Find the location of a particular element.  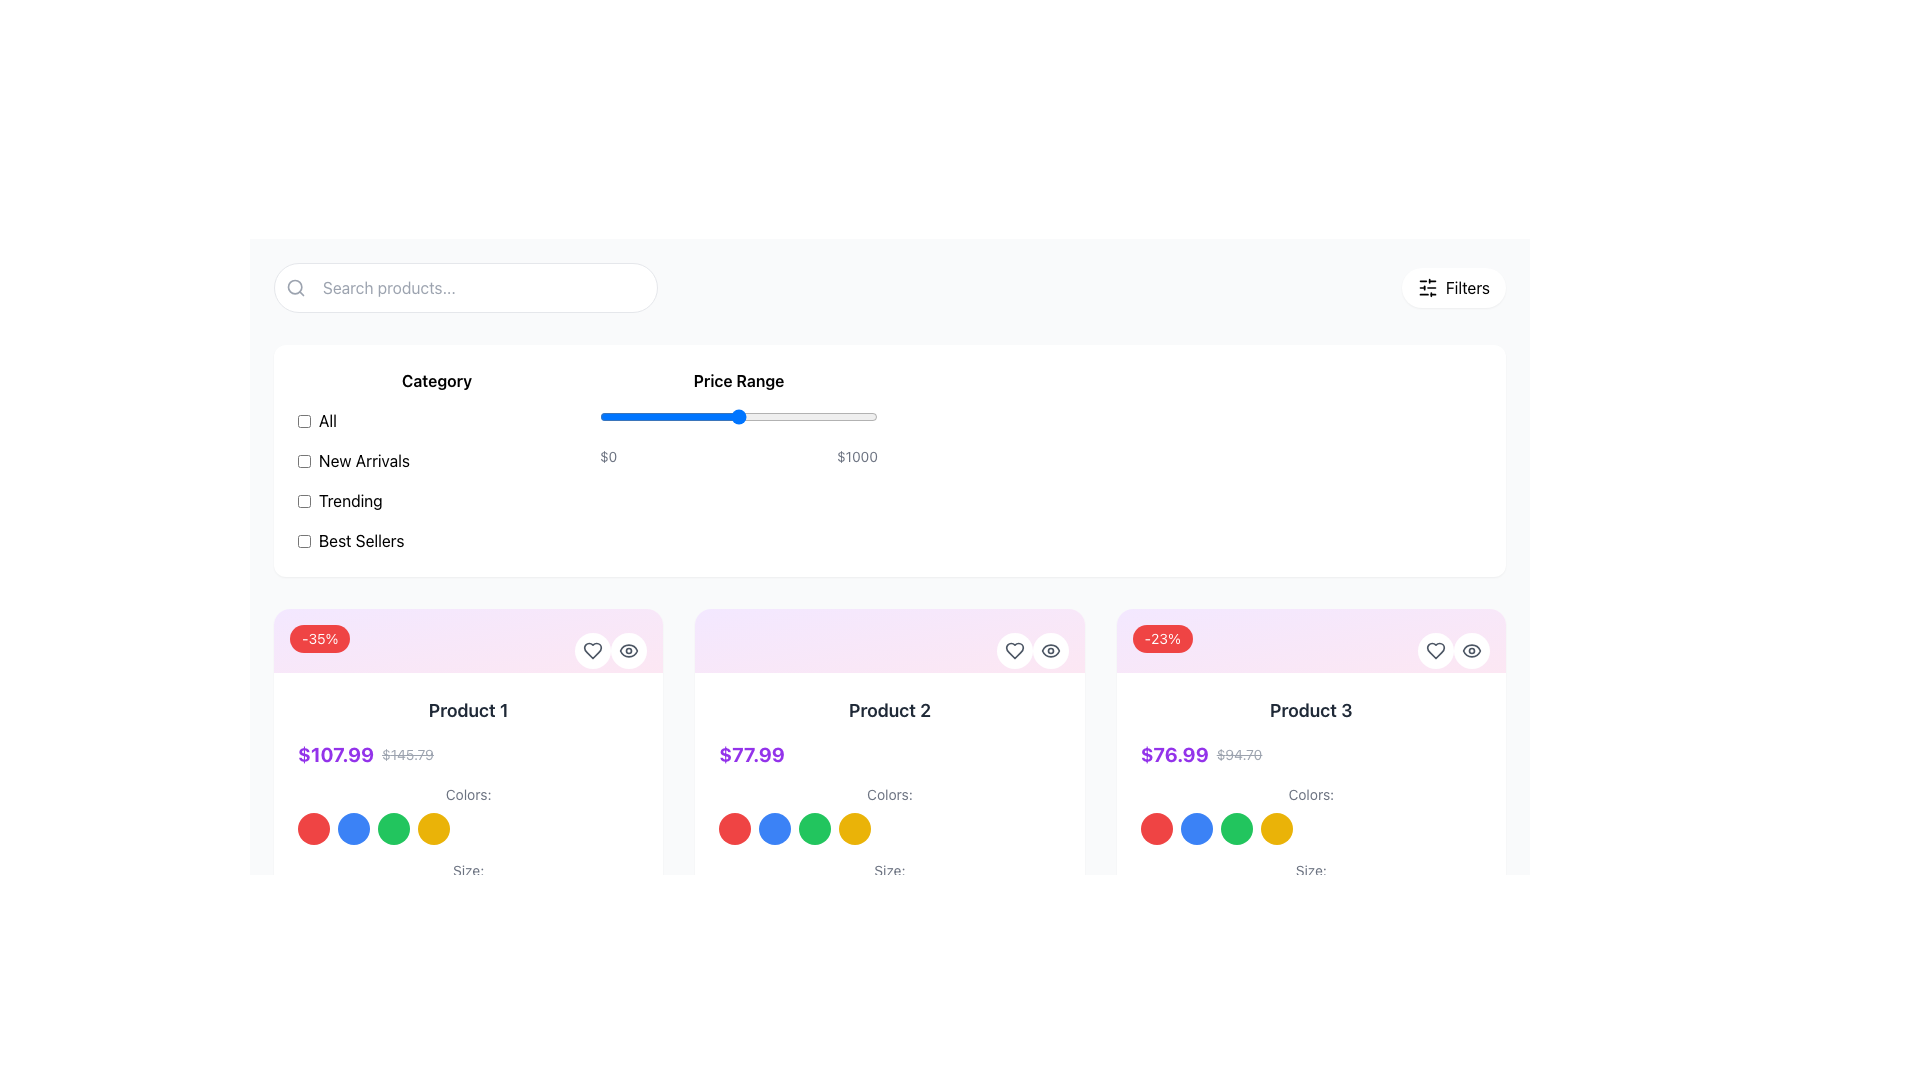

the size options in the Size selector for 'Product 2', located below the 'Colors:' section and above the 'Add to Cart' button is located at coordinates (888, 890).